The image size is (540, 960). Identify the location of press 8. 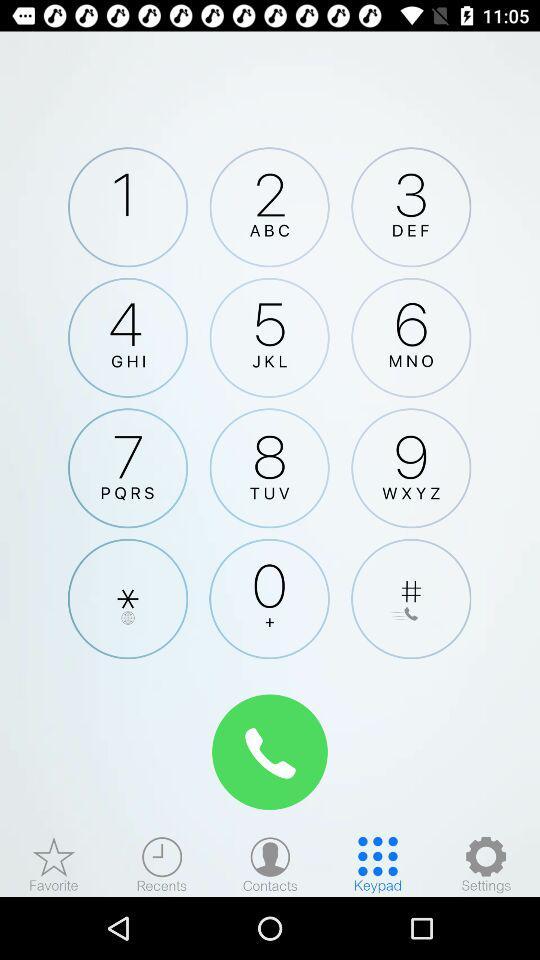
(269, 468).